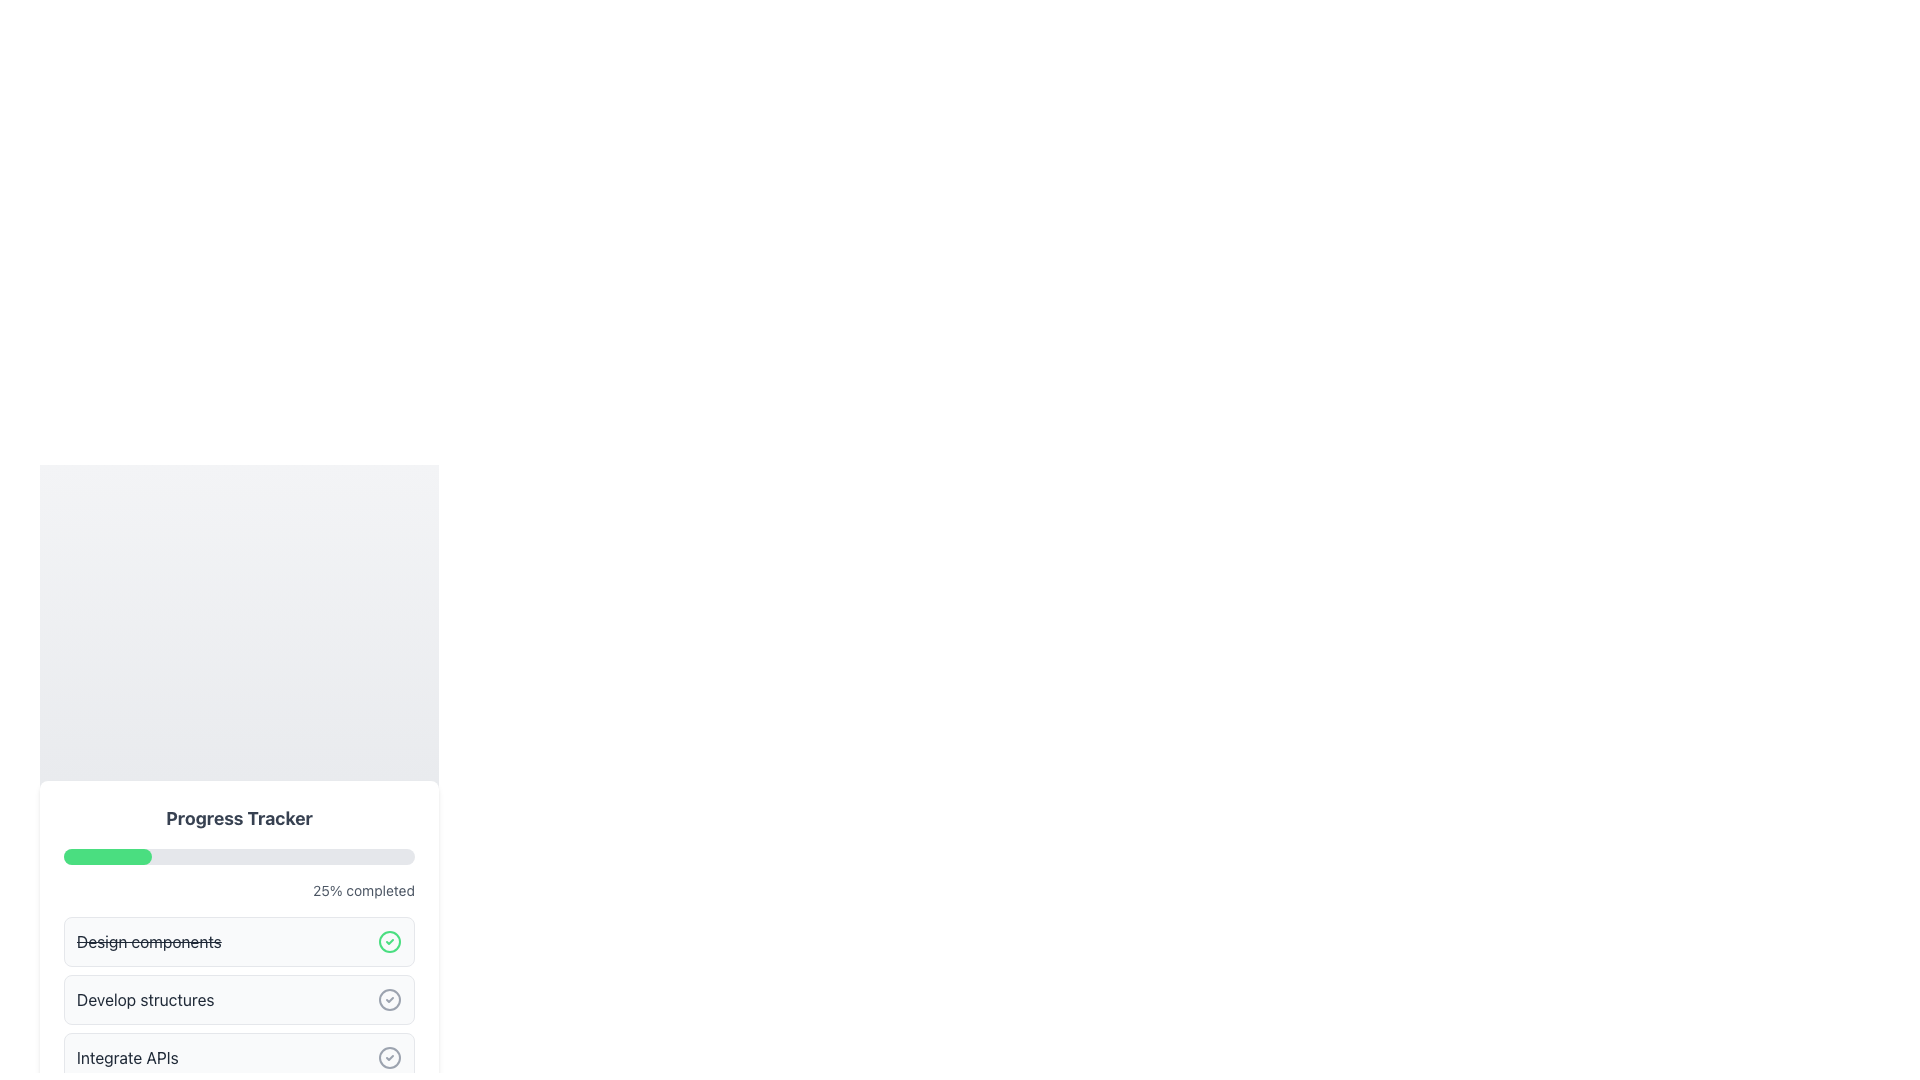  What do you see at coordinates (389, 941) in the screenshot?
I see `the SVG circle with a green outline and white interior, indicating the status of the 'Design components' task in the progress tracker section` at bounding box center [389, 941].